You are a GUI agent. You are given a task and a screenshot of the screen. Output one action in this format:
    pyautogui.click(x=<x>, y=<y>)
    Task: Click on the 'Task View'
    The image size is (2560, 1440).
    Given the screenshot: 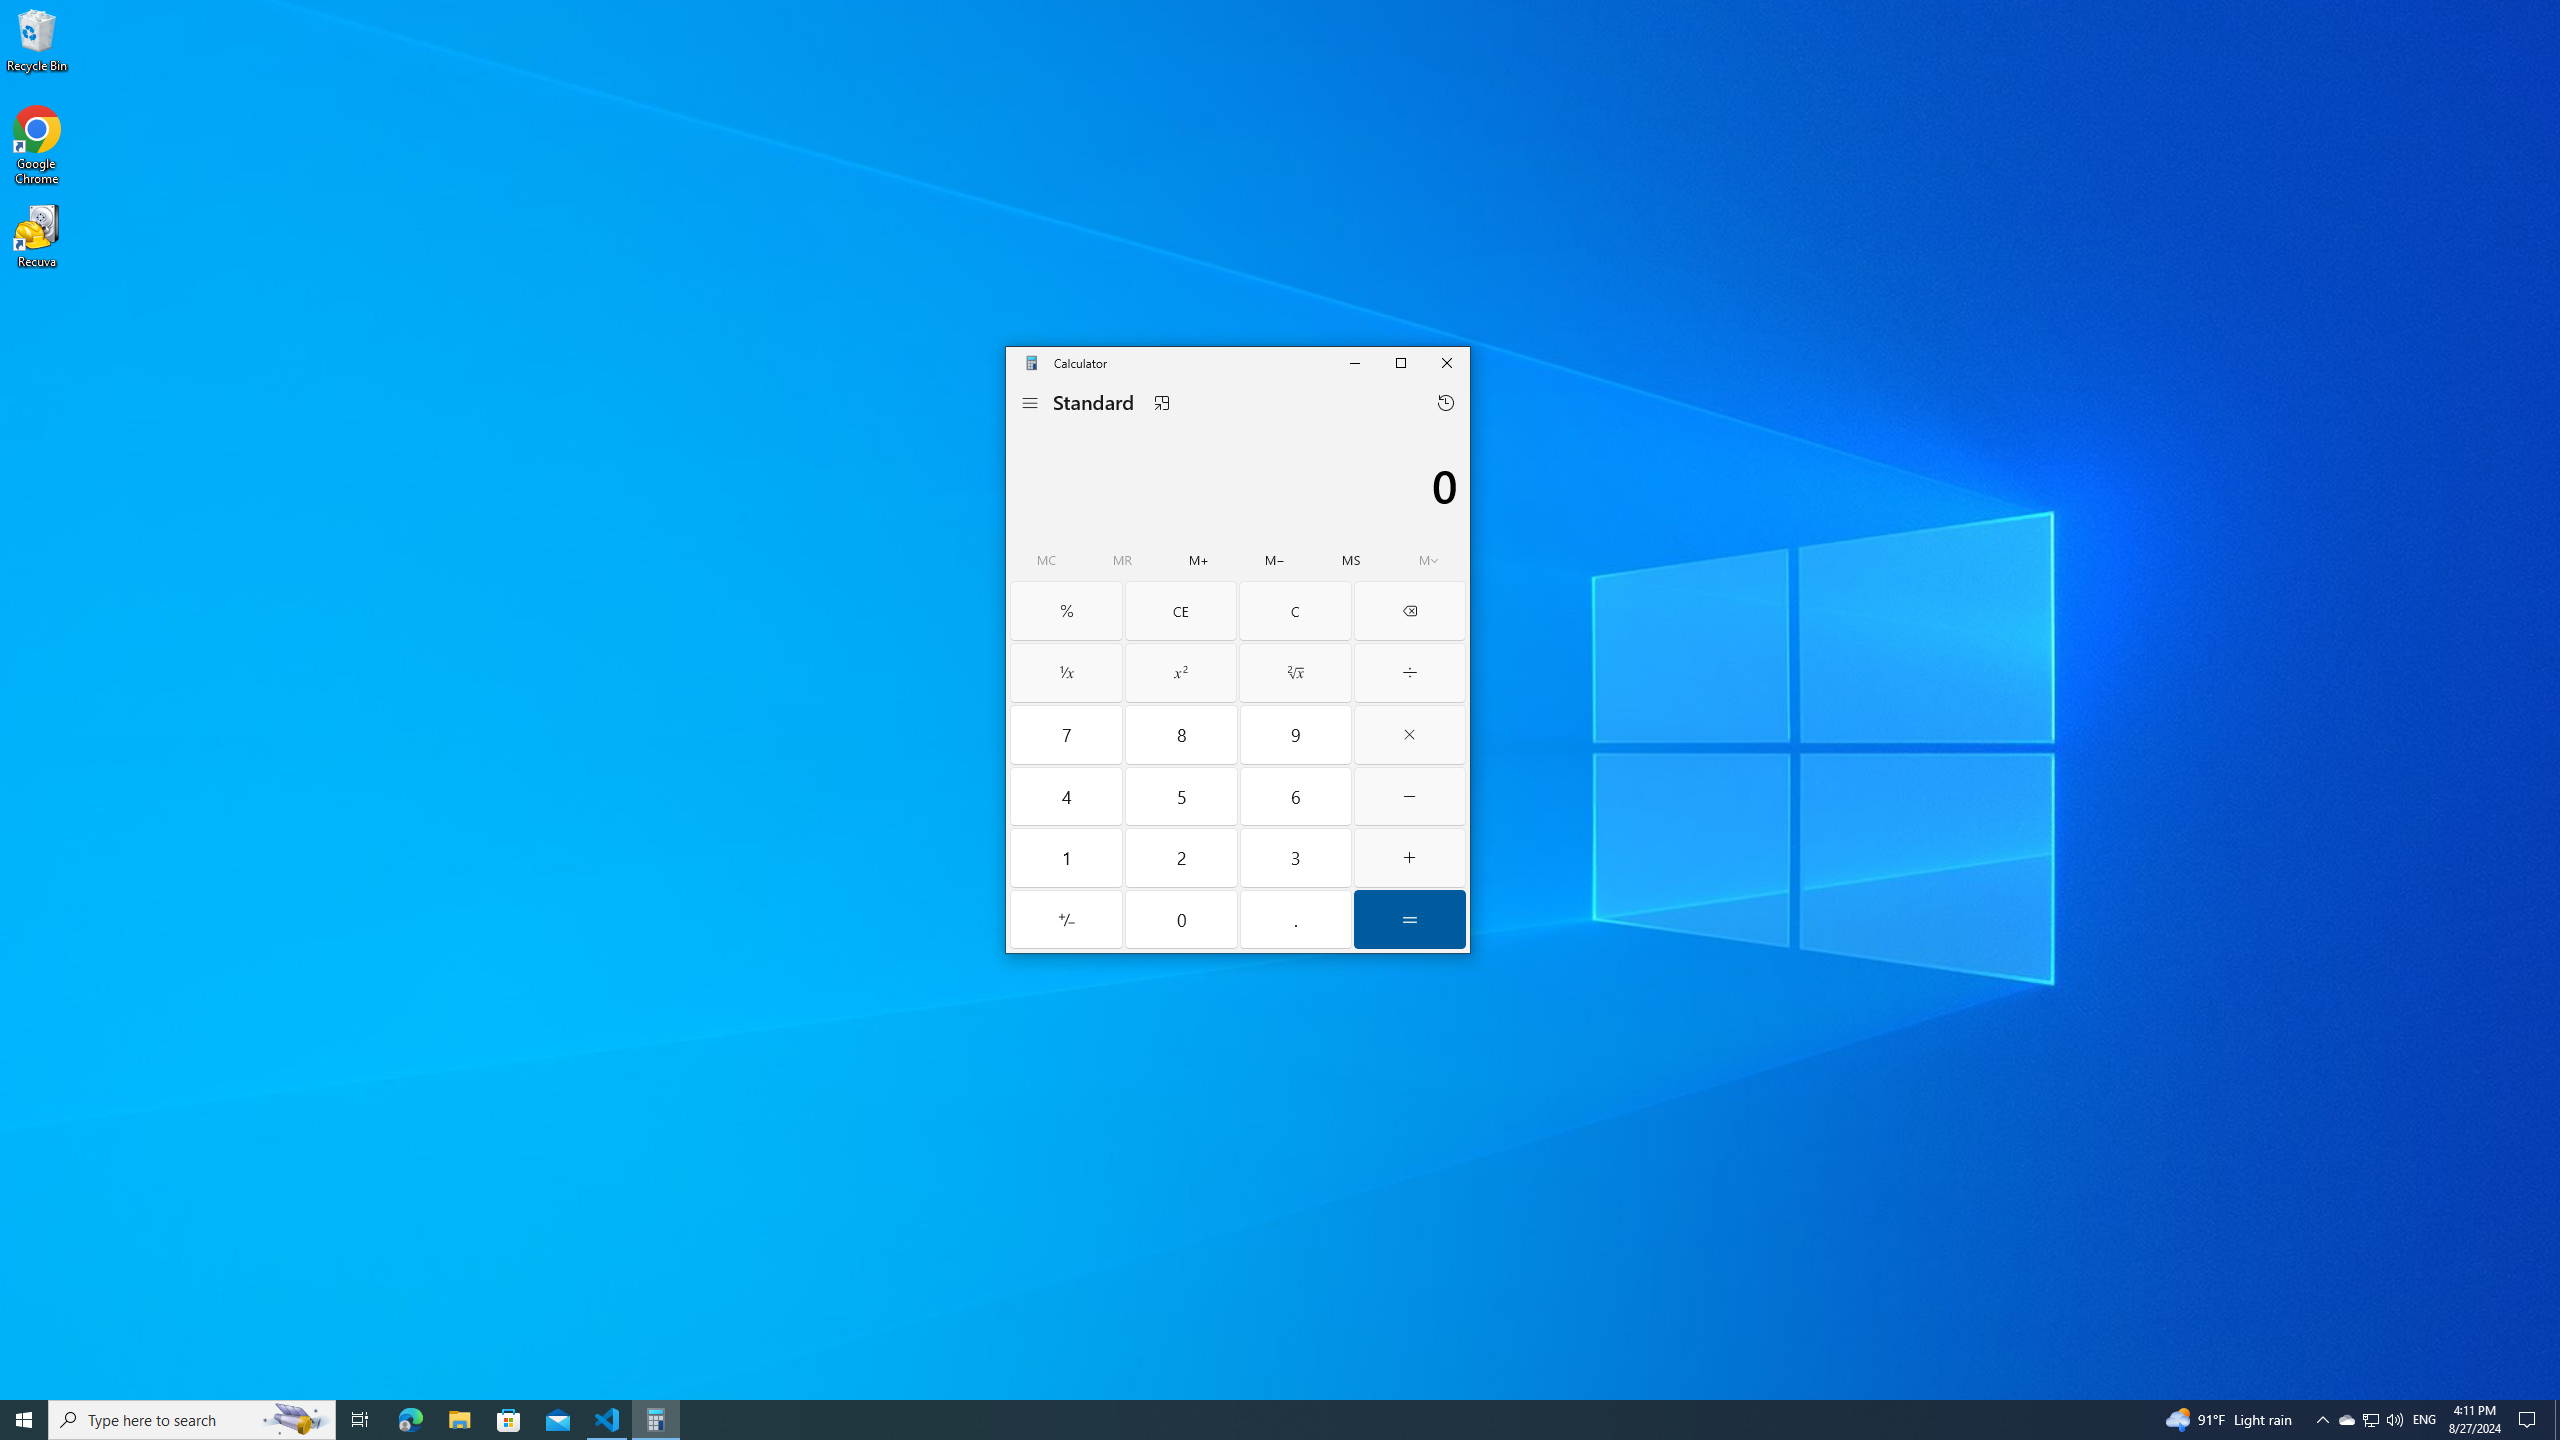 What is the action you would take?
    pyautogui.click(x=358, y=1418)
    